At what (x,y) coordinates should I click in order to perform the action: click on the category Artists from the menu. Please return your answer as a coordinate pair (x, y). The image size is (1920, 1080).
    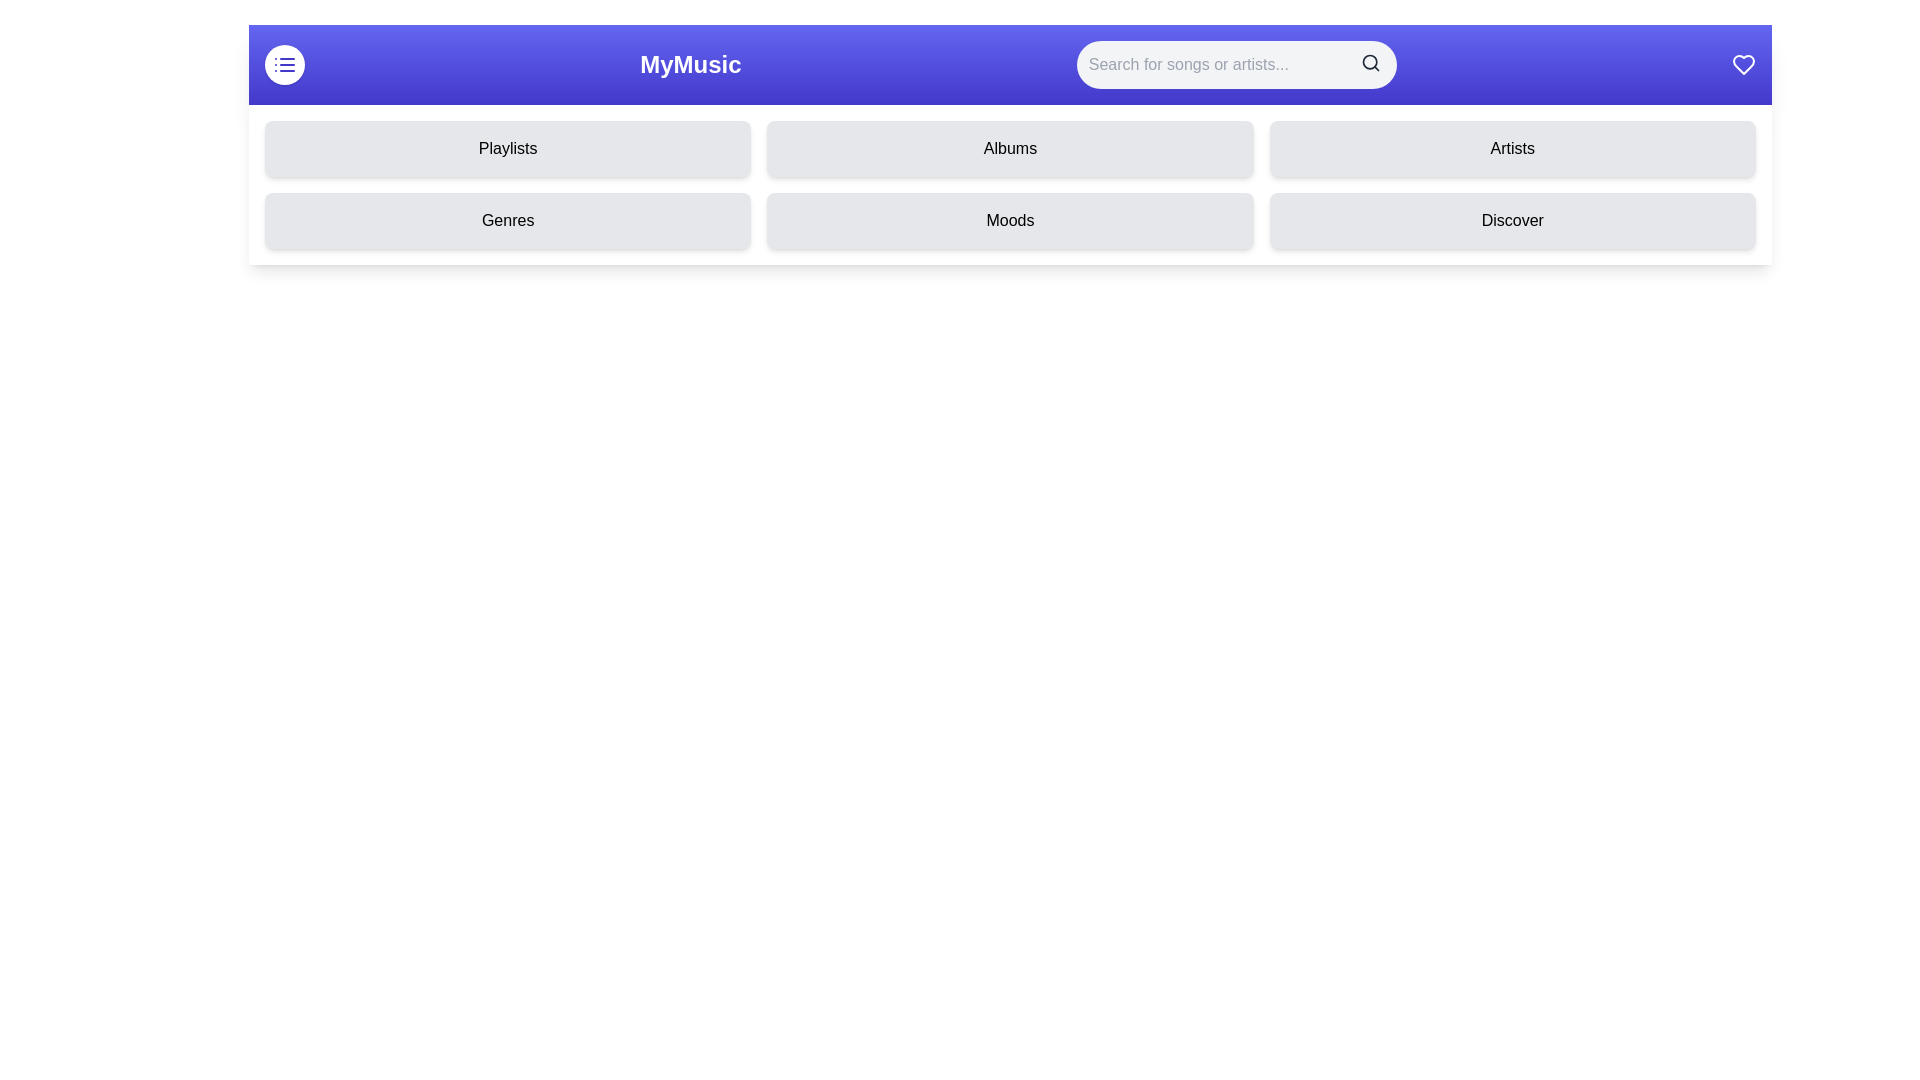
    Looking at the image, I should click on (1512, 148).